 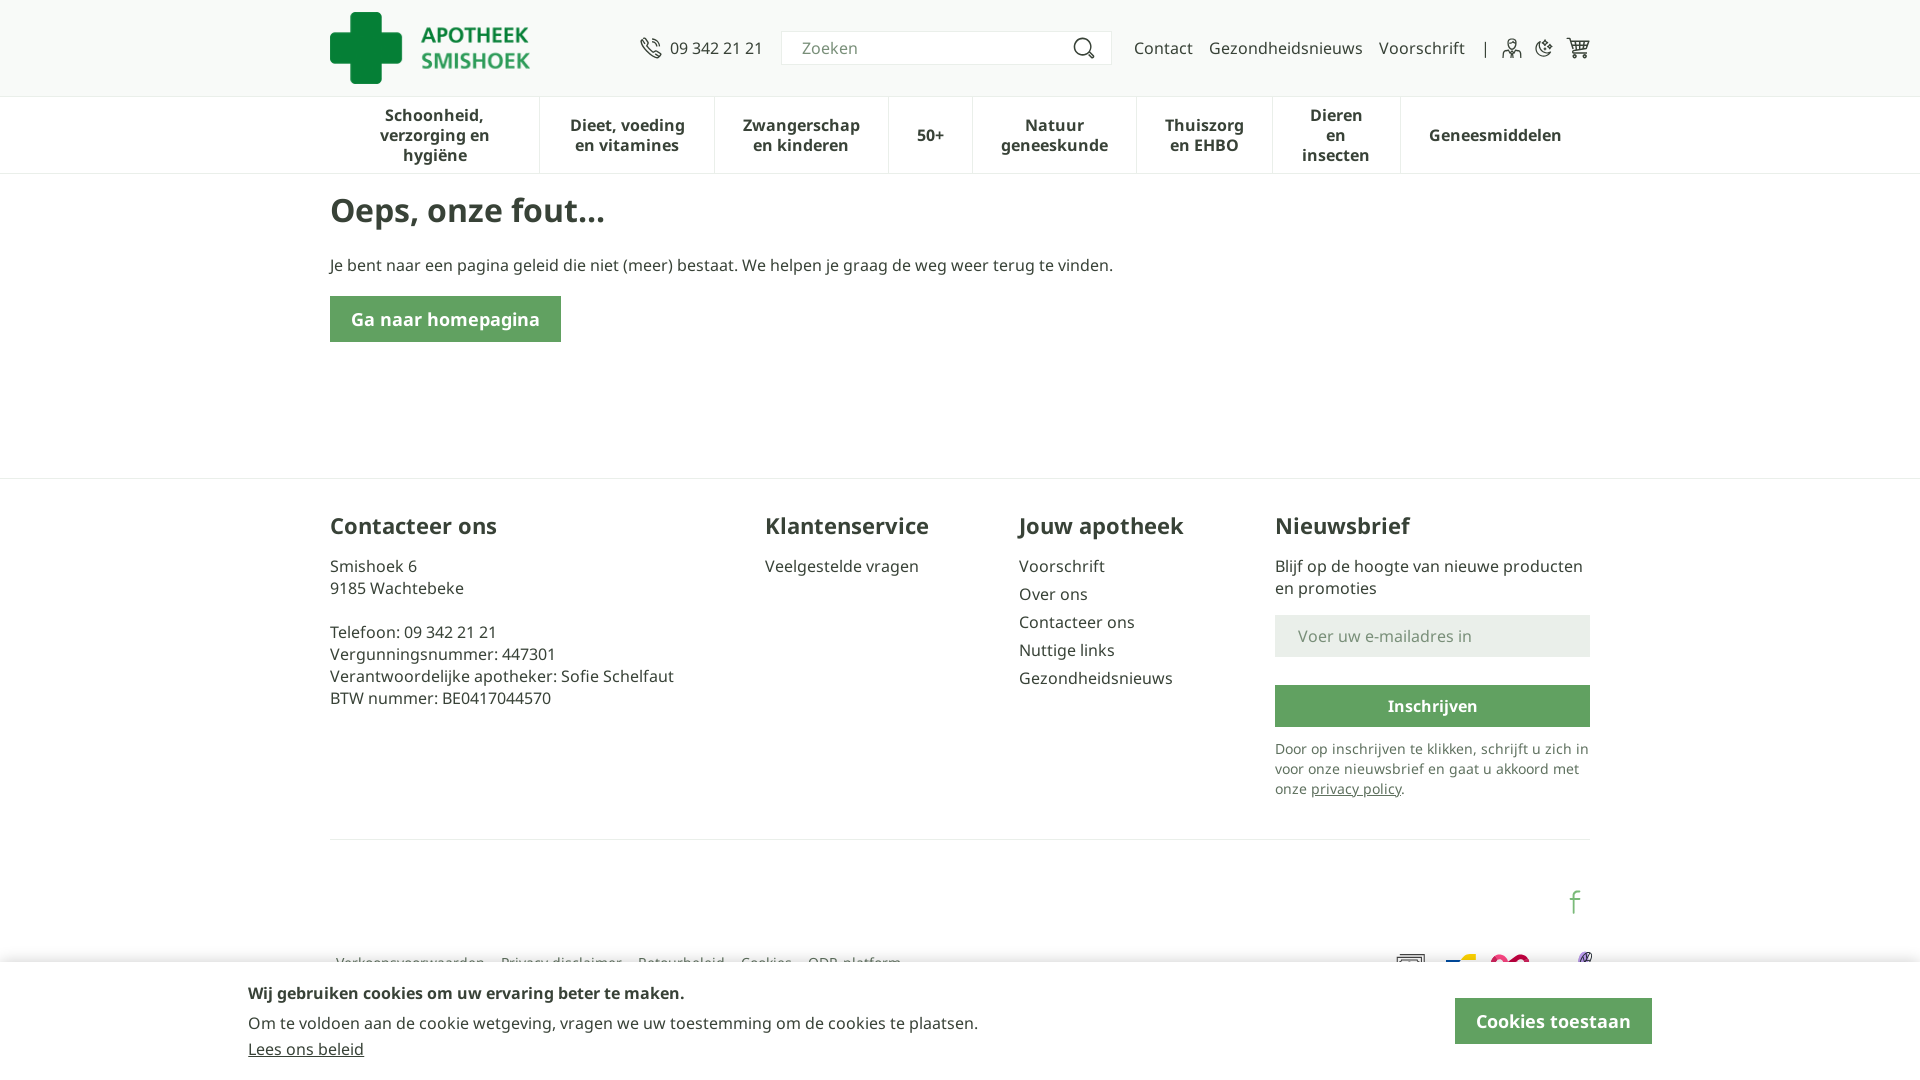 What do you see at coordinates (1573, 902) in the screenshot?
I see `'Facebook'` at bounding box center [1573, 902].